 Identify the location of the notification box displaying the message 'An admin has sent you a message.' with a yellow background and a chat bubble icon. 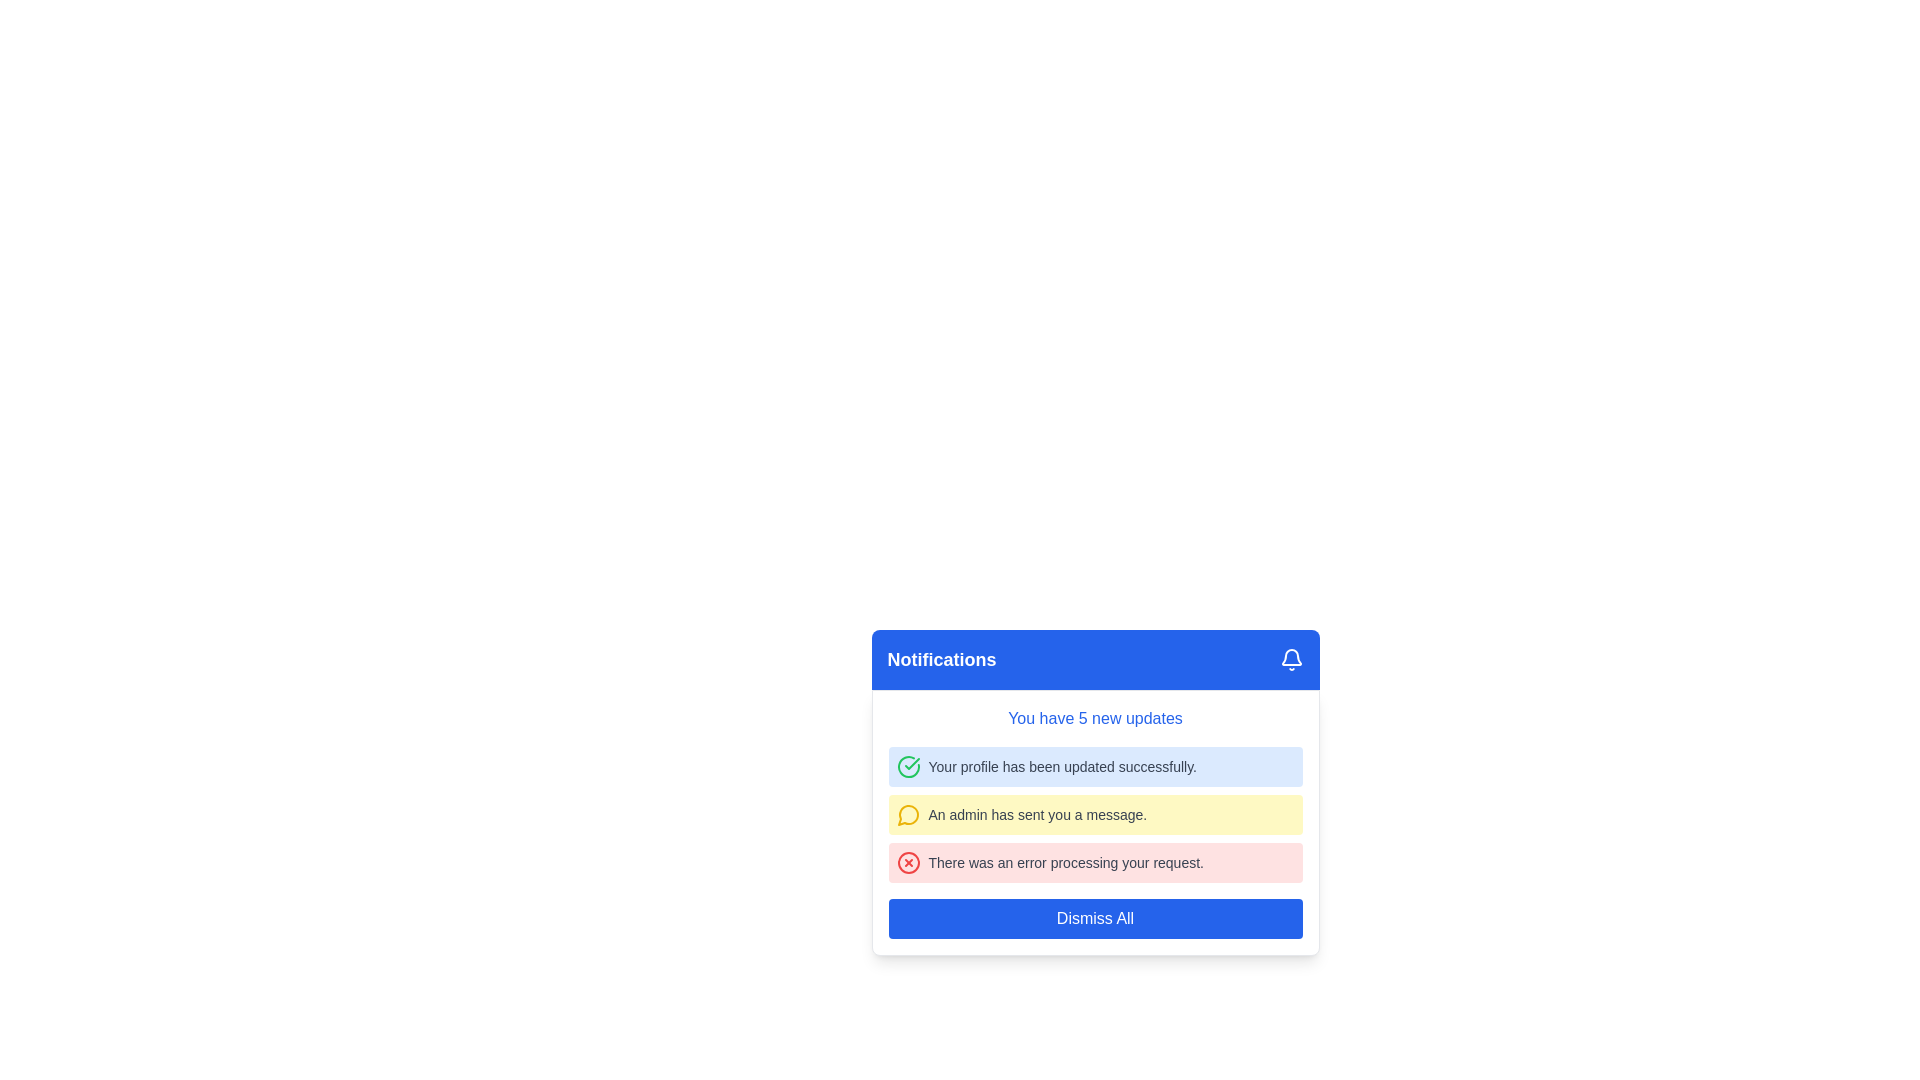
(1094, 814).